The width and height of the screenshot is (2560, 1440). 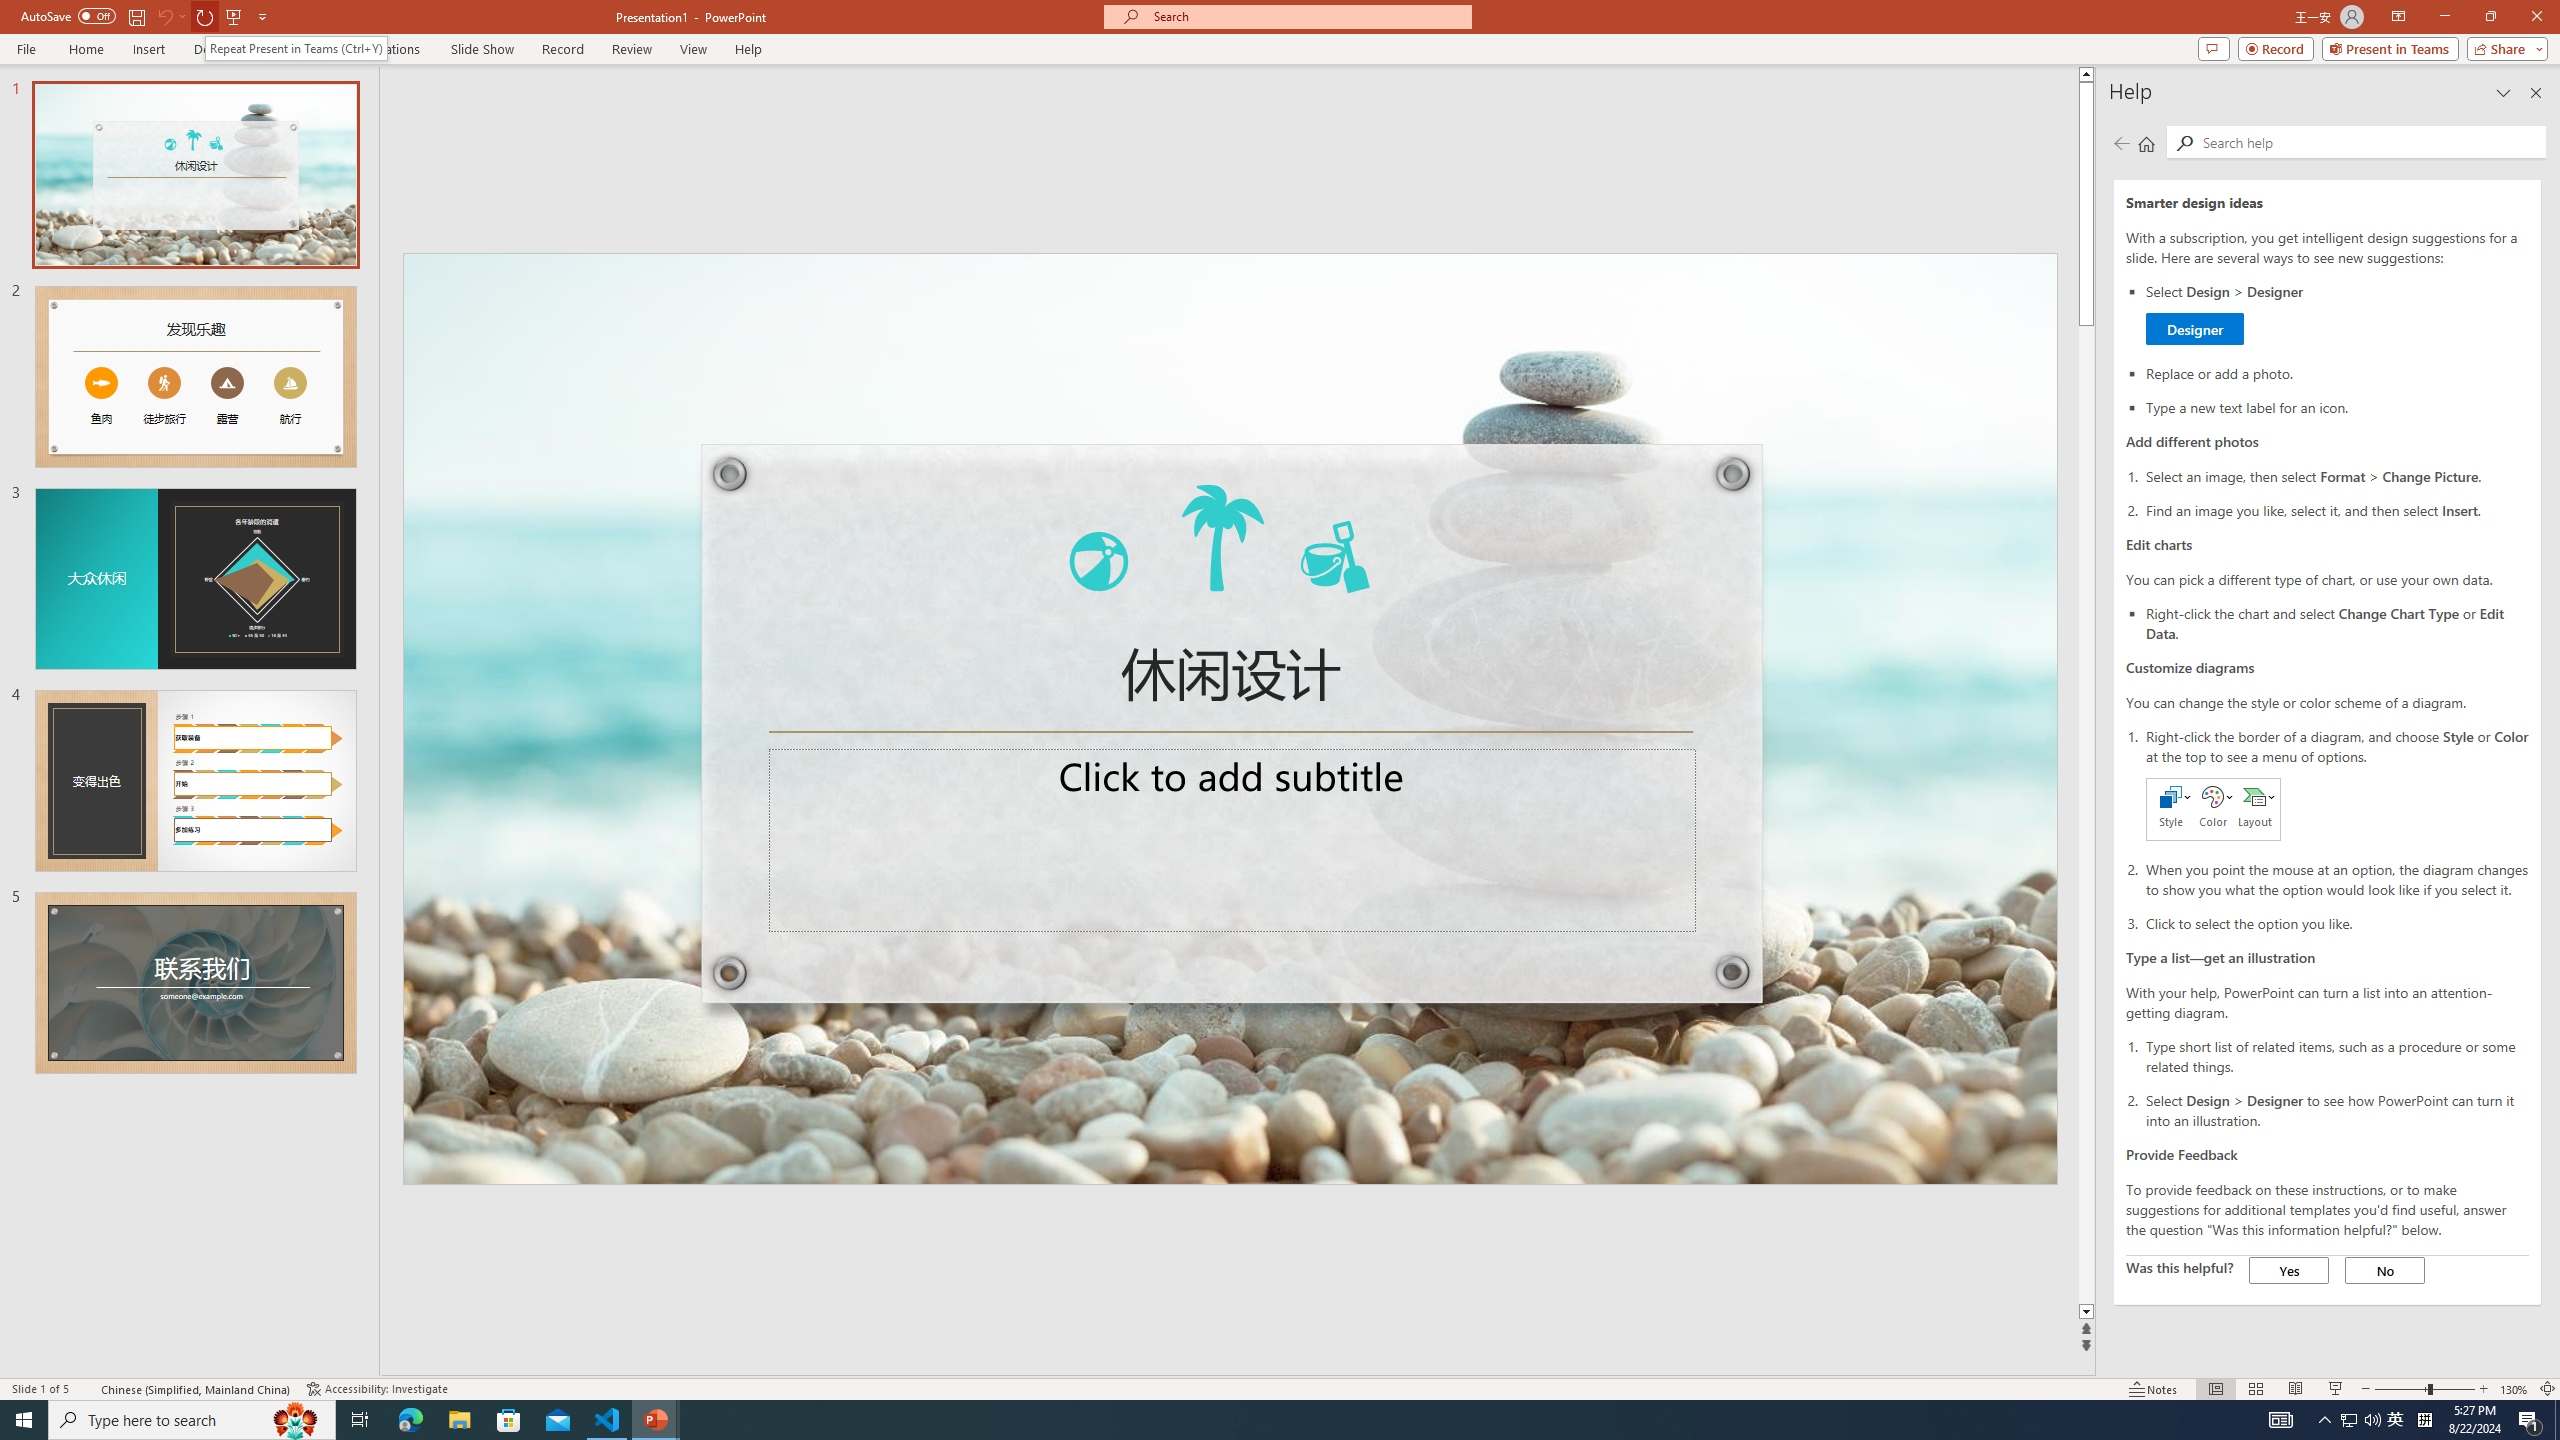 What do you see at coordinates (2336, 922) in the screenshot?
I see `'Click to select the option you like.'` at bounding box center [2336, 922].